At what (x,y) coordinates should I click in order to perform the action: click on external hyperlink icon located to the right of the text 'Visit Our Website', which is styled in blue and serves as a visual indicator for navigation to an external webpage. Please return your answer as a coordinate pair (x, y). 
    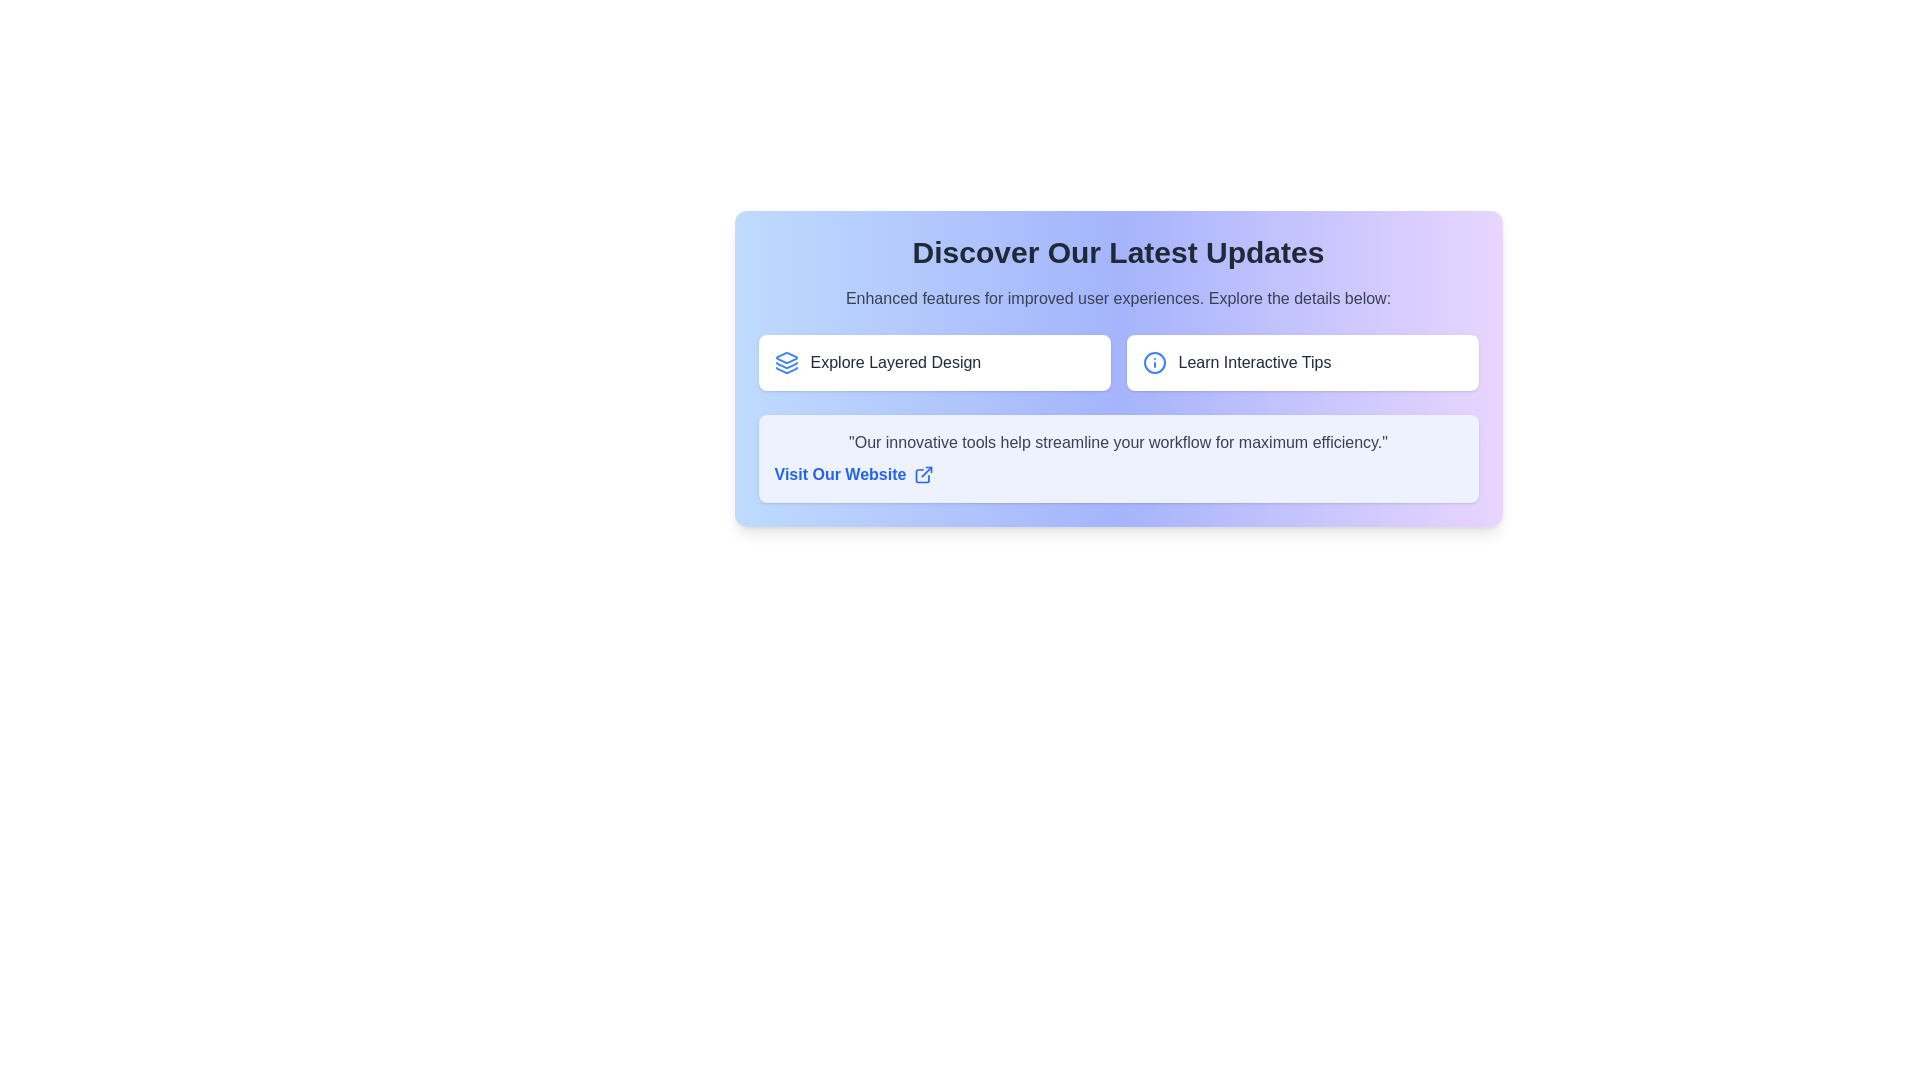
    Looking at the image, I should click on (923, 474).